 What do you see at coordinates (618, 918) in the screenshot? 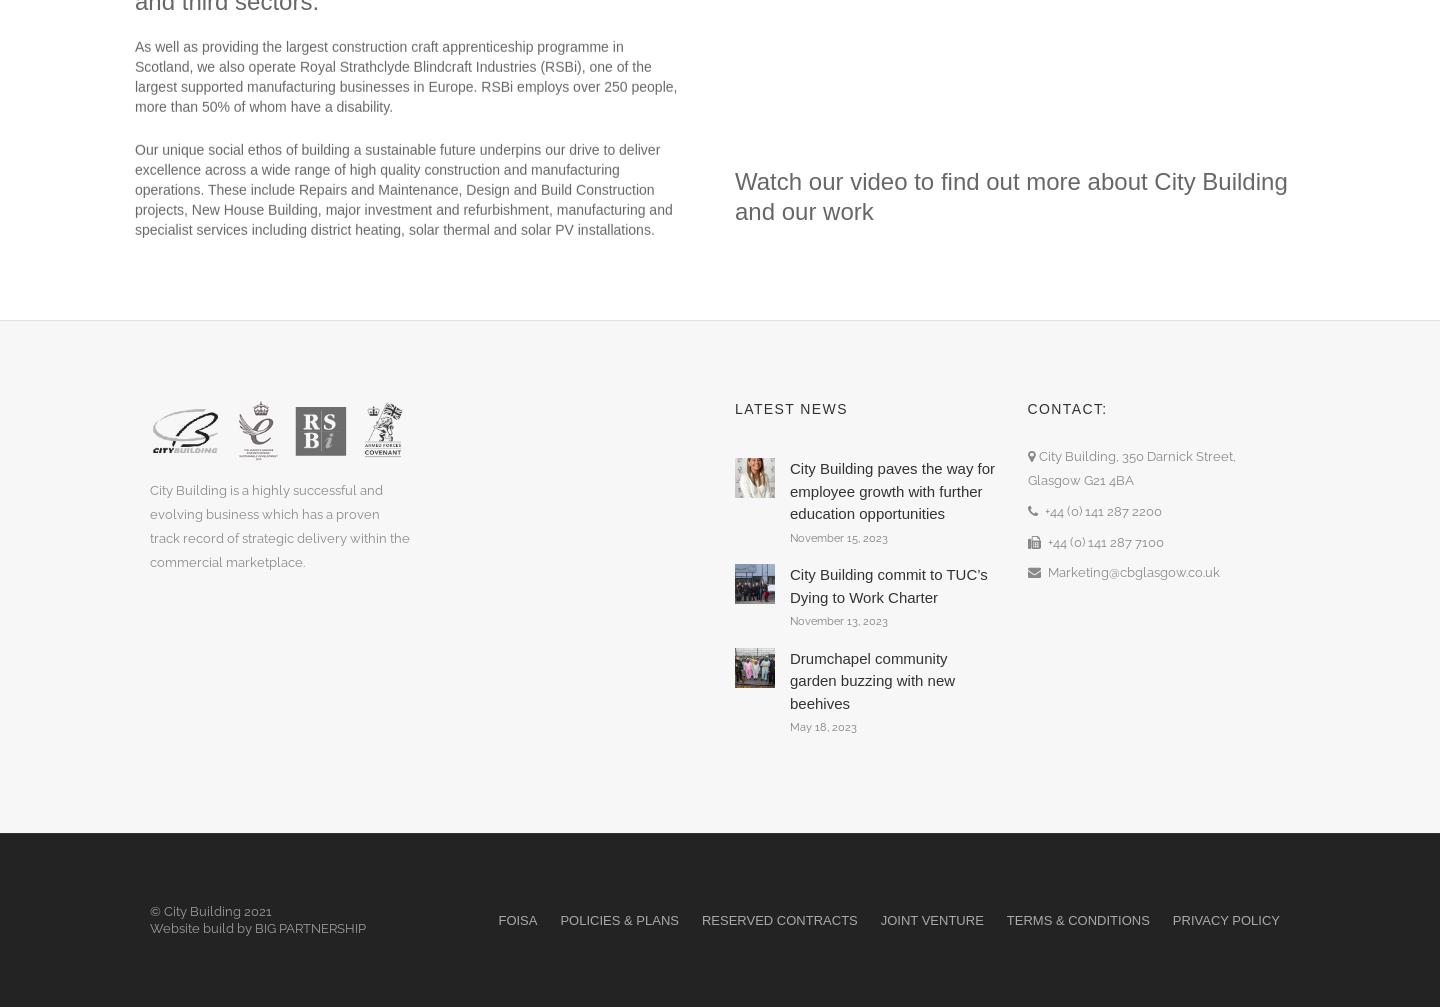
I see `'Policies & Plans'` at bounding box center [618, 918].